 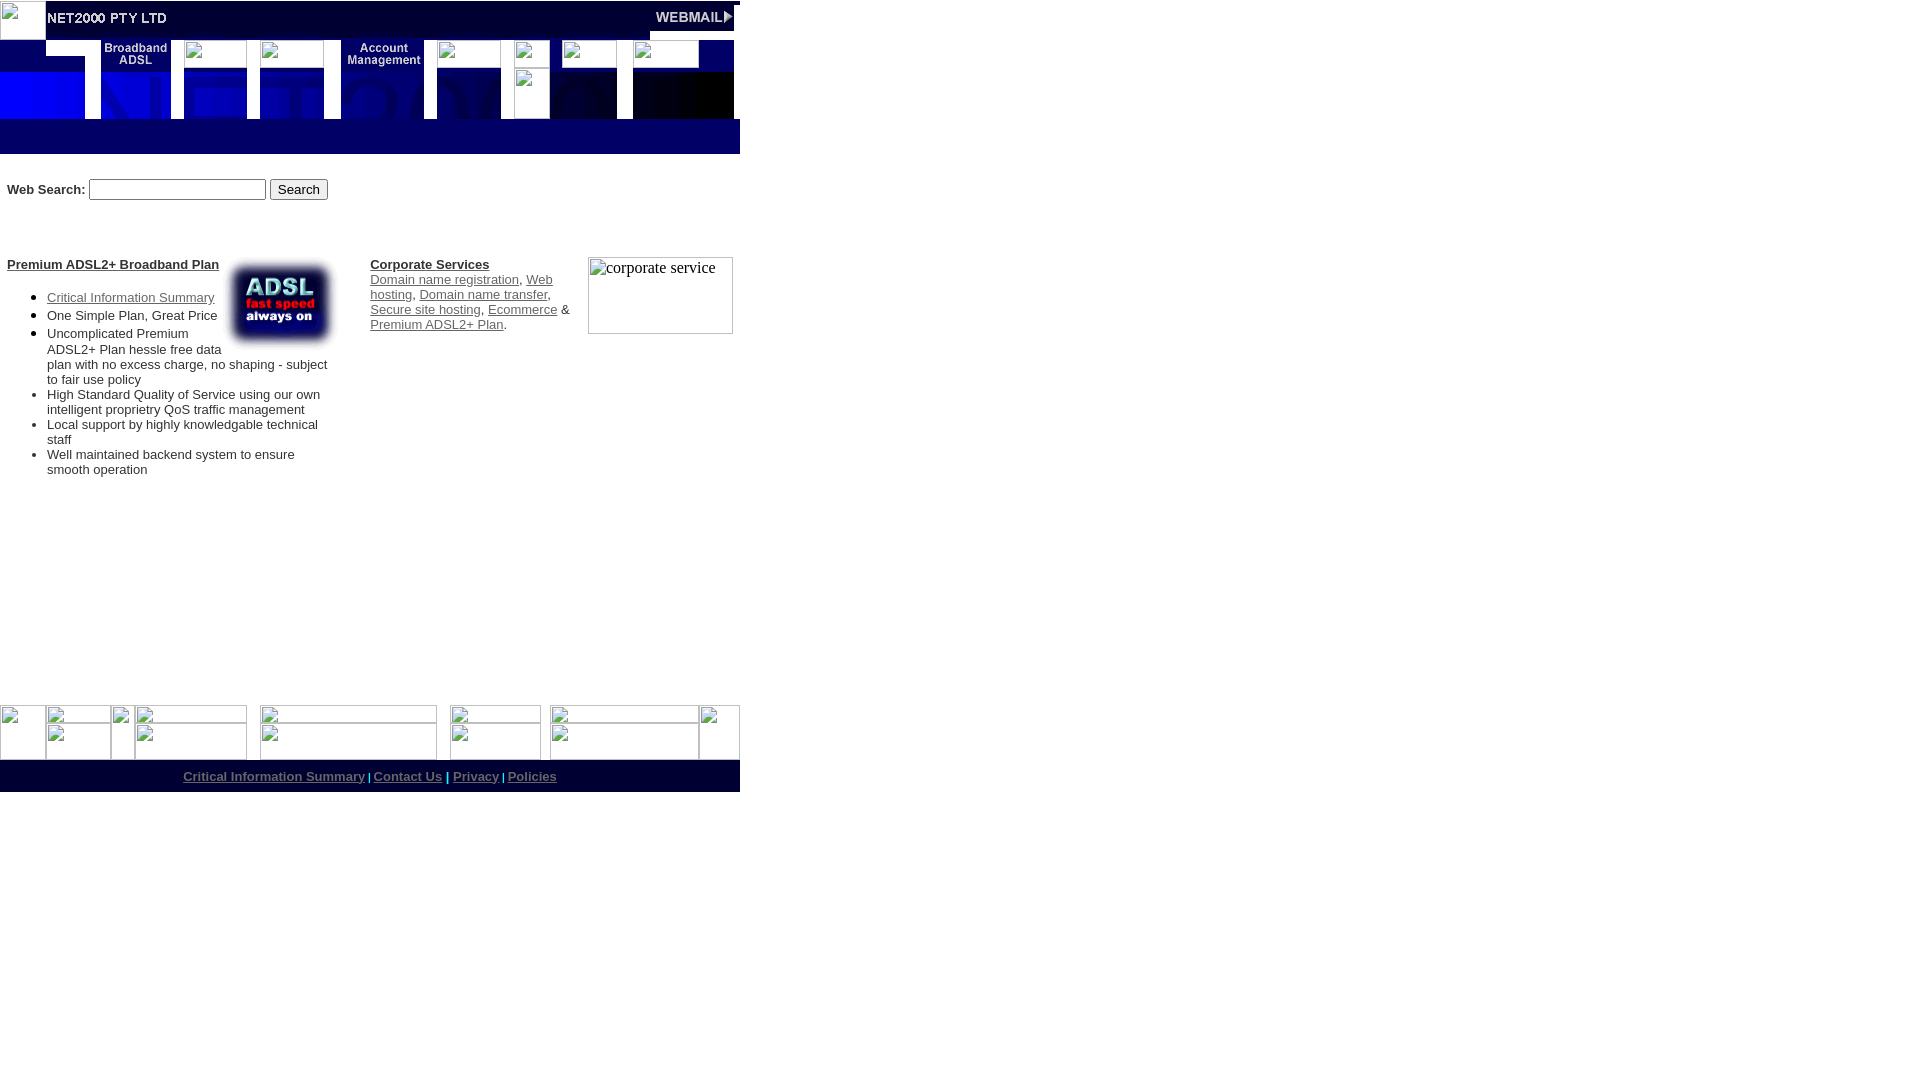 What do you see at coordinates (424, 309) in the screenshot?
I see `'Secure site hosting'` at bounding box center [424, 309].